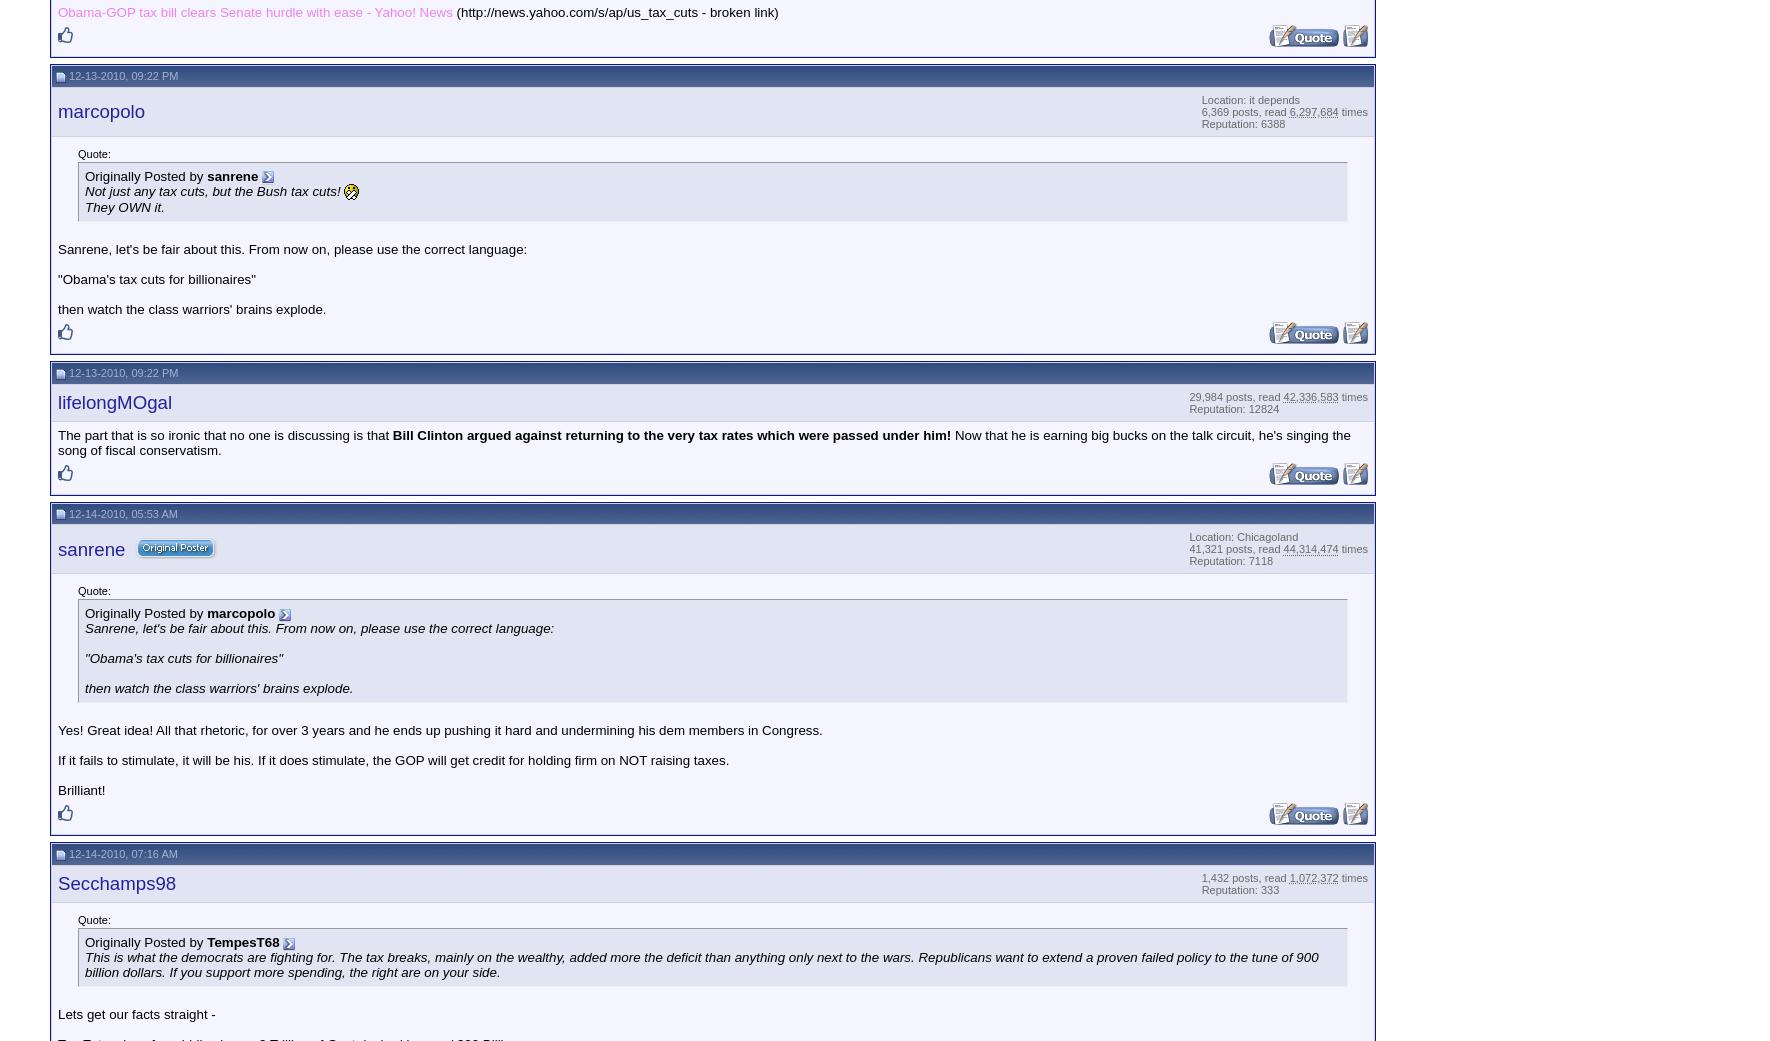 Image resolution: width=1770 pixels, height=1041 pixels. Describe the element at coordinates (123, 207) in the screenshot. I see `'They OWN it.'` at that location.